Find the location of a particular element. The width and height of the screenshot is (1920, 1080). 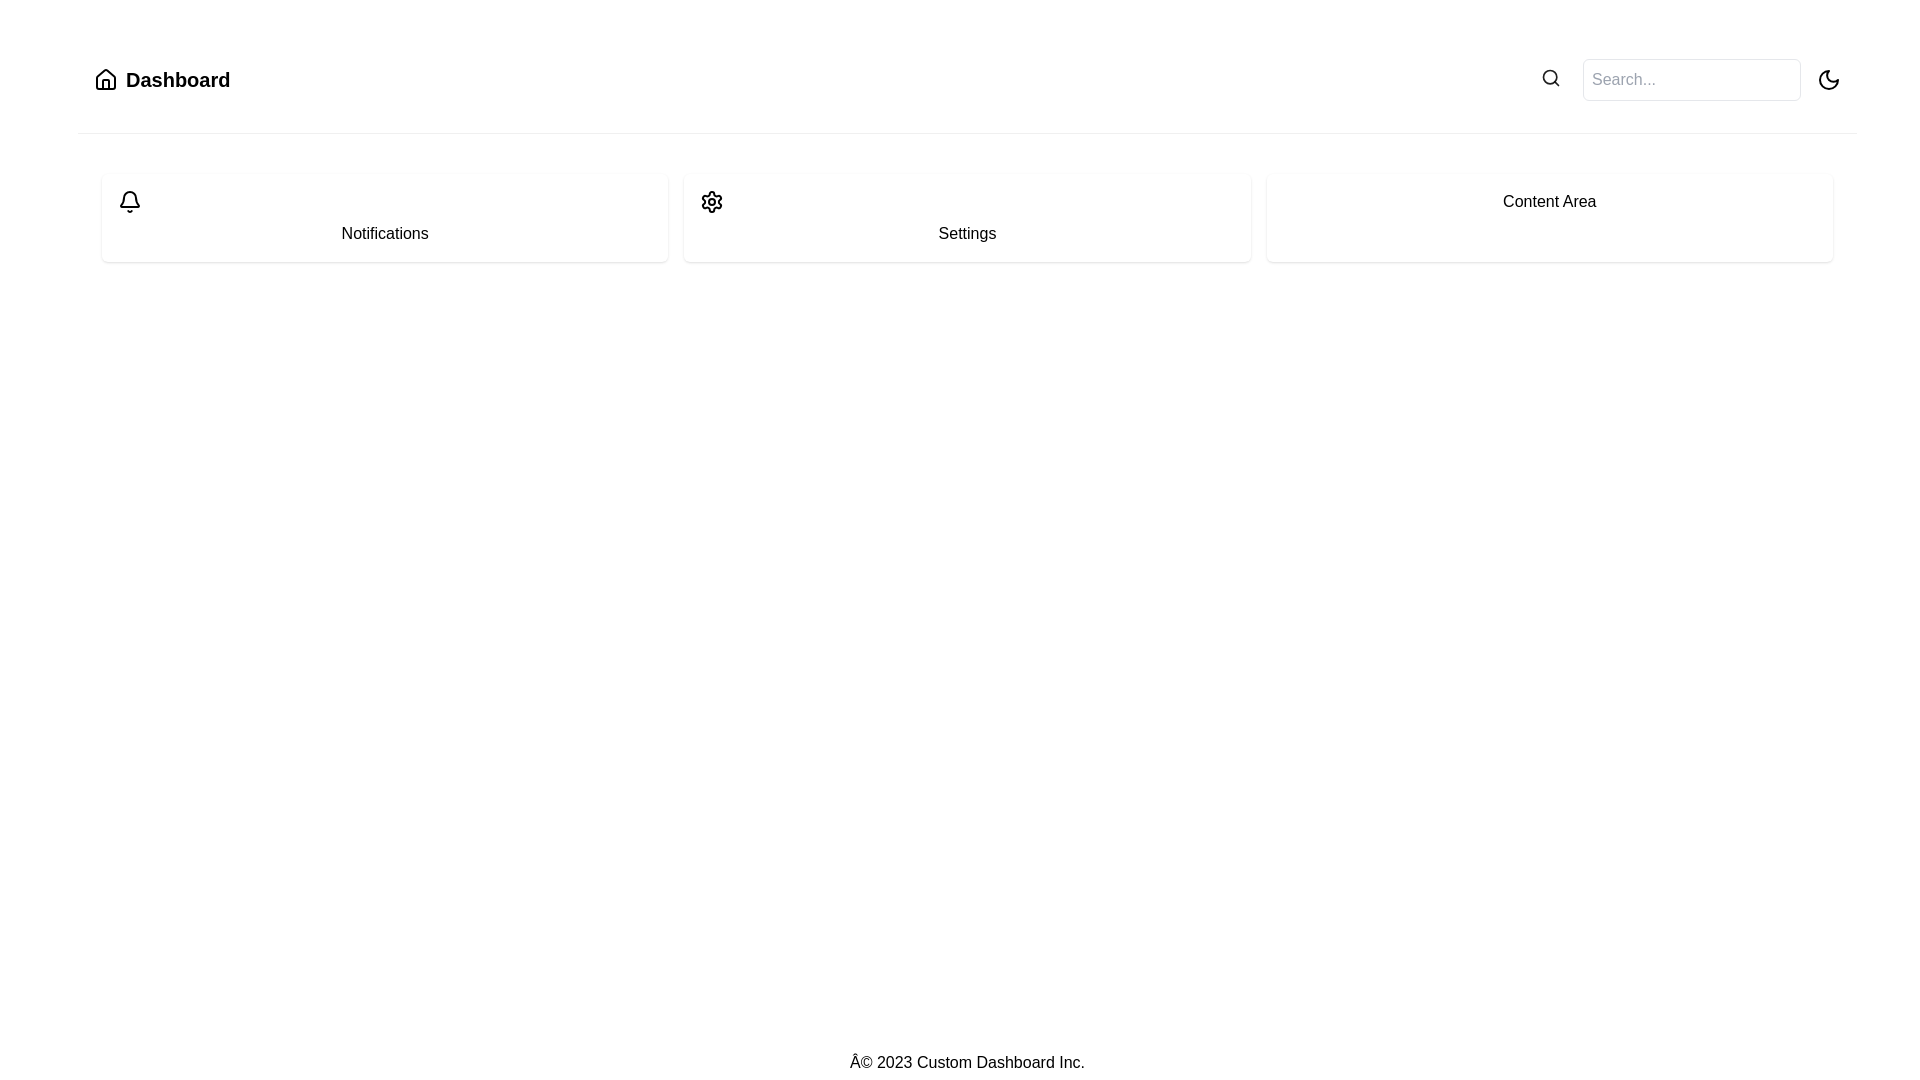

the house icon fragment within the SVG element located is located at coordinates (104, 77).